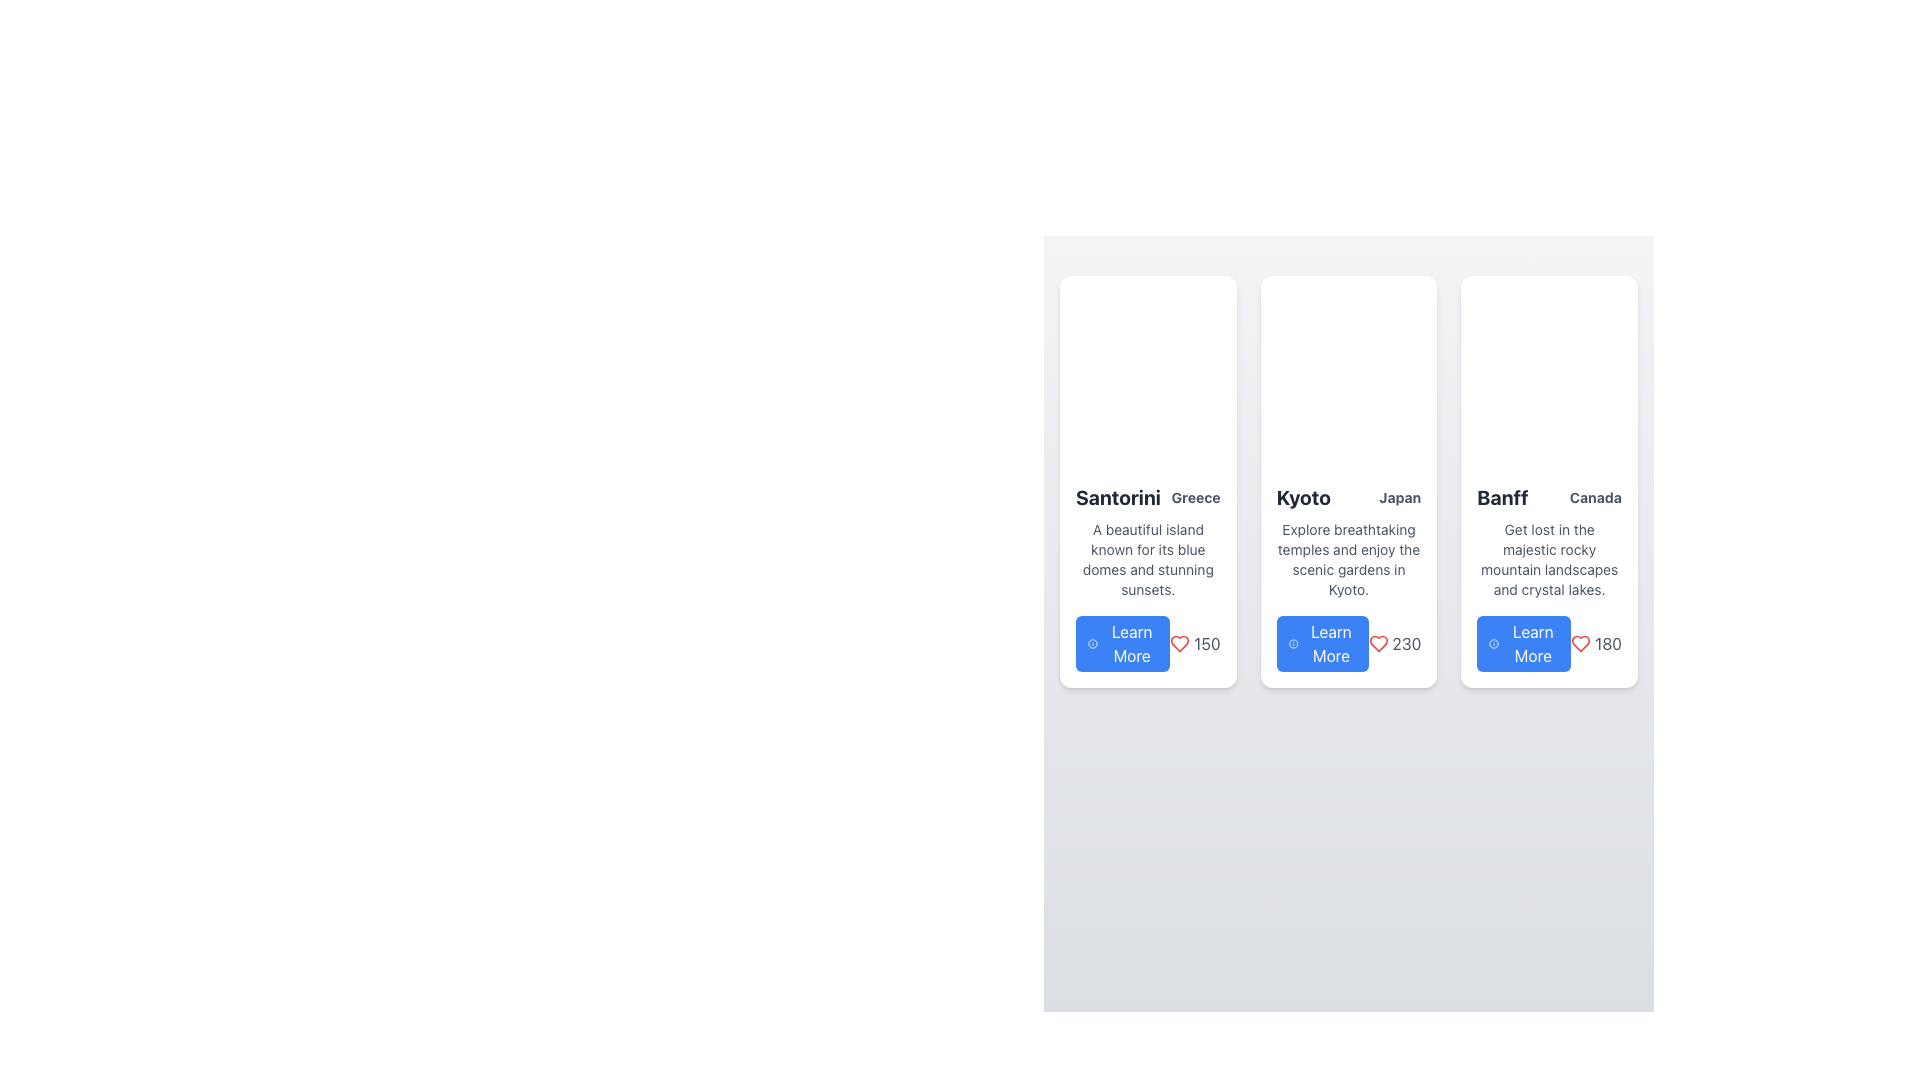 The height and width of the screenshot is (1080, 1920). I want to click on text block providing a brief description of Santorini, located within the card structure directly below the title 'Santorini Greece' and above the 'Learn More' button, so click(1148, 559).